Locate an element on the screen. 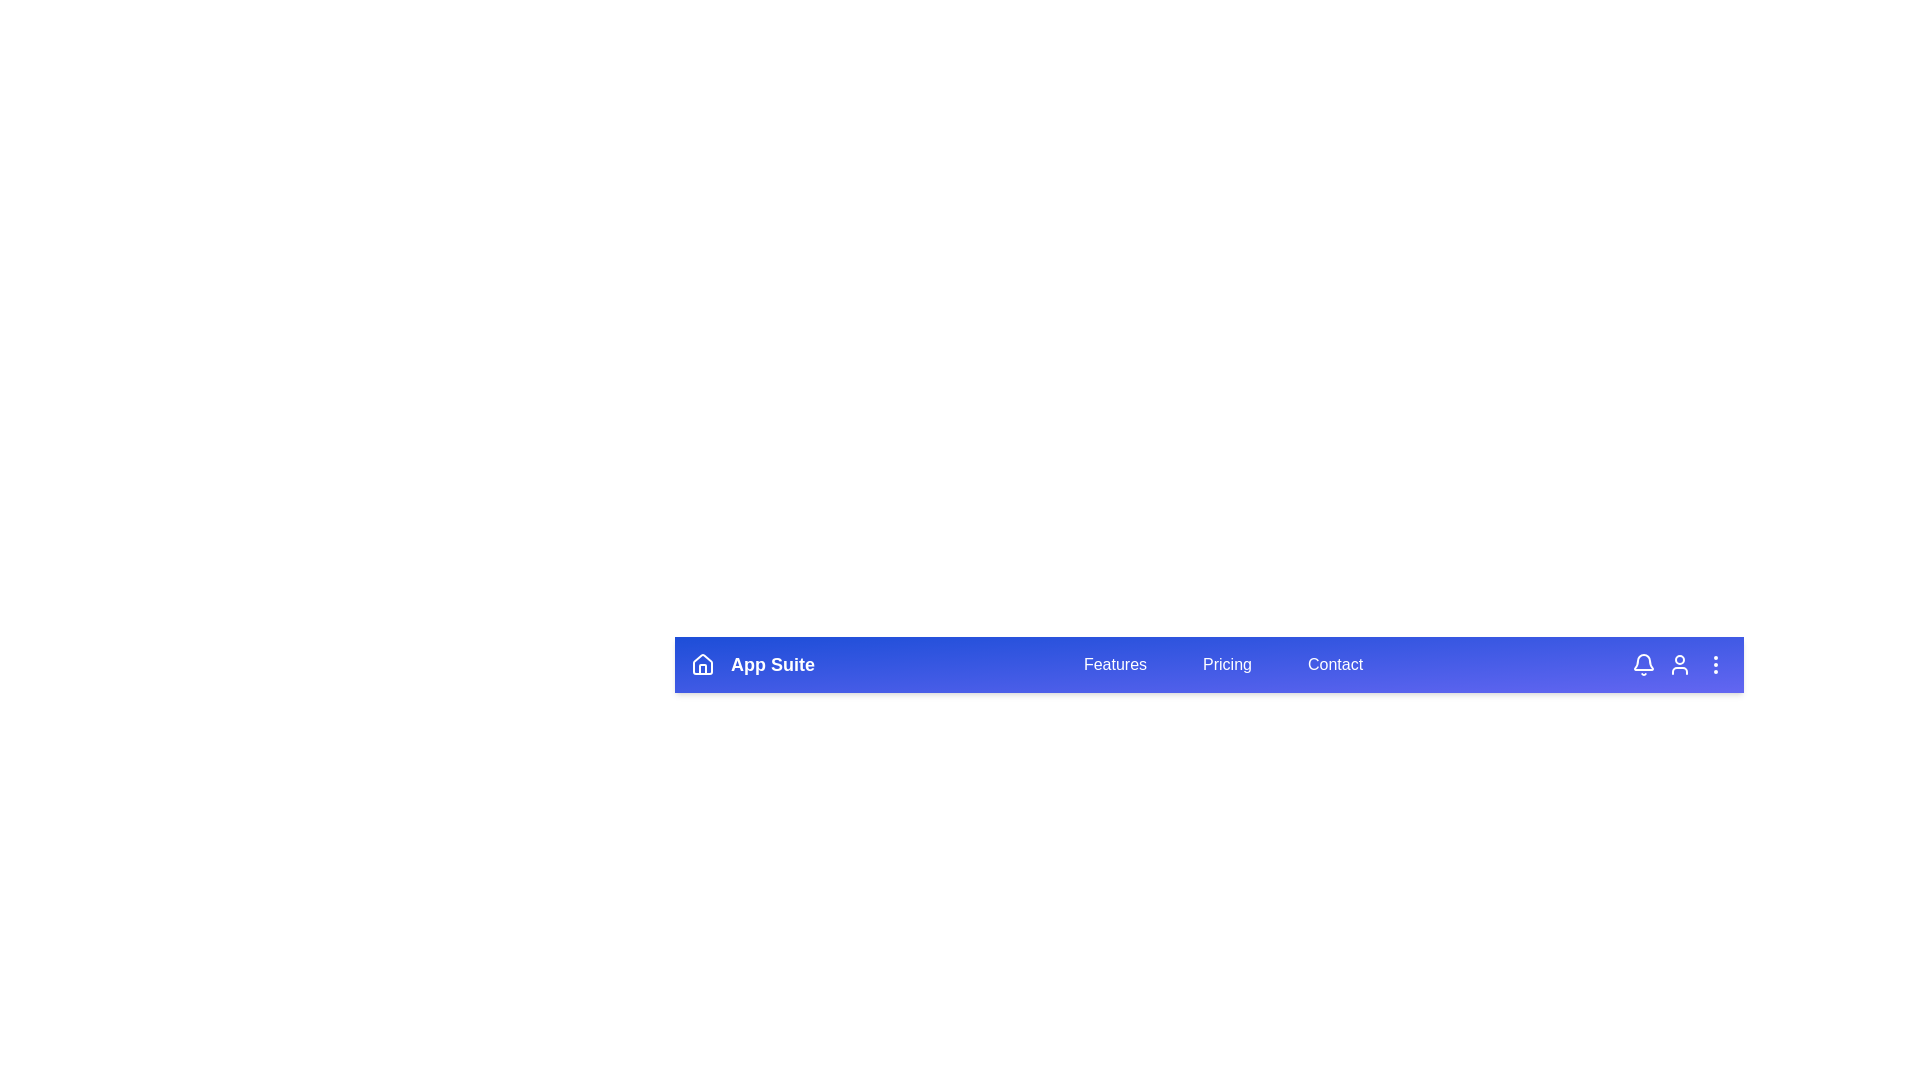 The image size is (1920, 1080). the Home icon to navigate to the homepage is located at coordinates (702, 664).